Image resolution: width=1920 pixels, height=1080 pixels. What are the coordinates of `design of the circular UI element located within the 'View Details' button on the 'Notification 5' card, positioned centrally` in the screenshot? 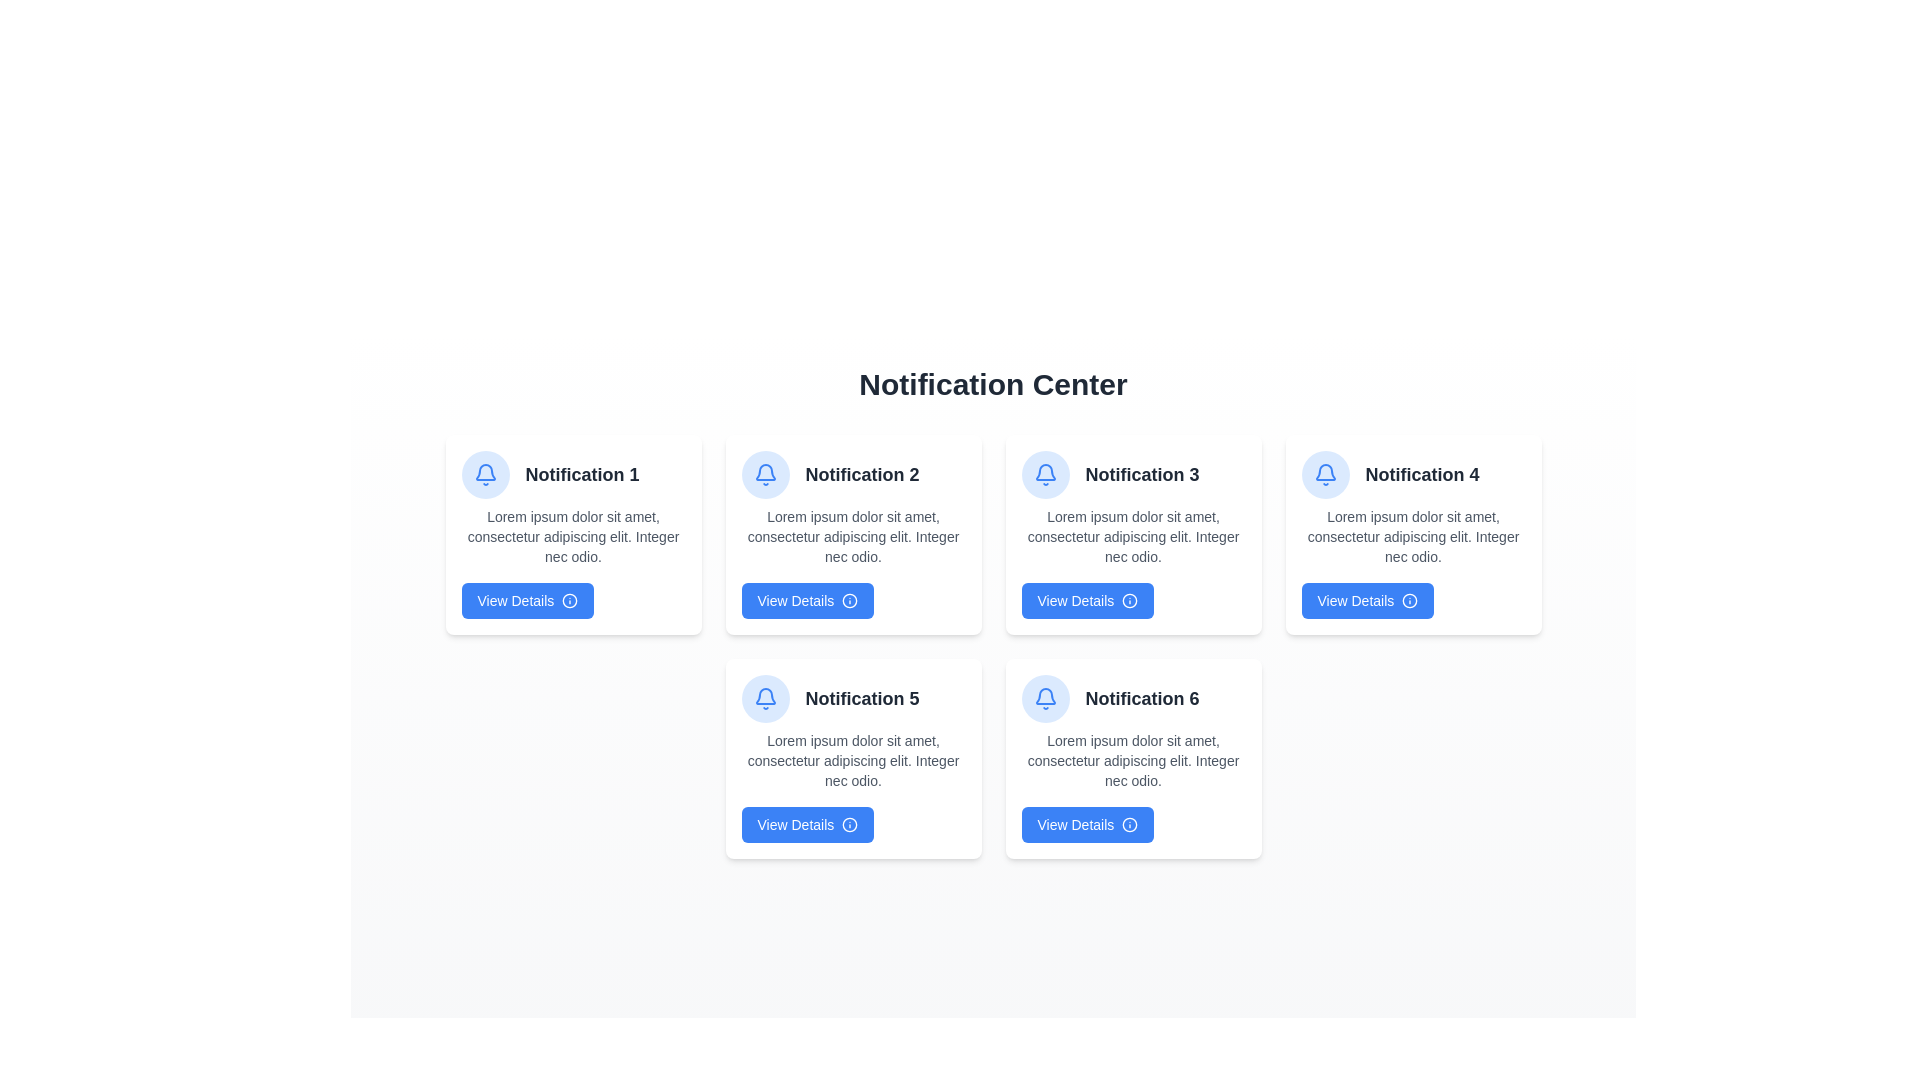 It's located at (850, 825).